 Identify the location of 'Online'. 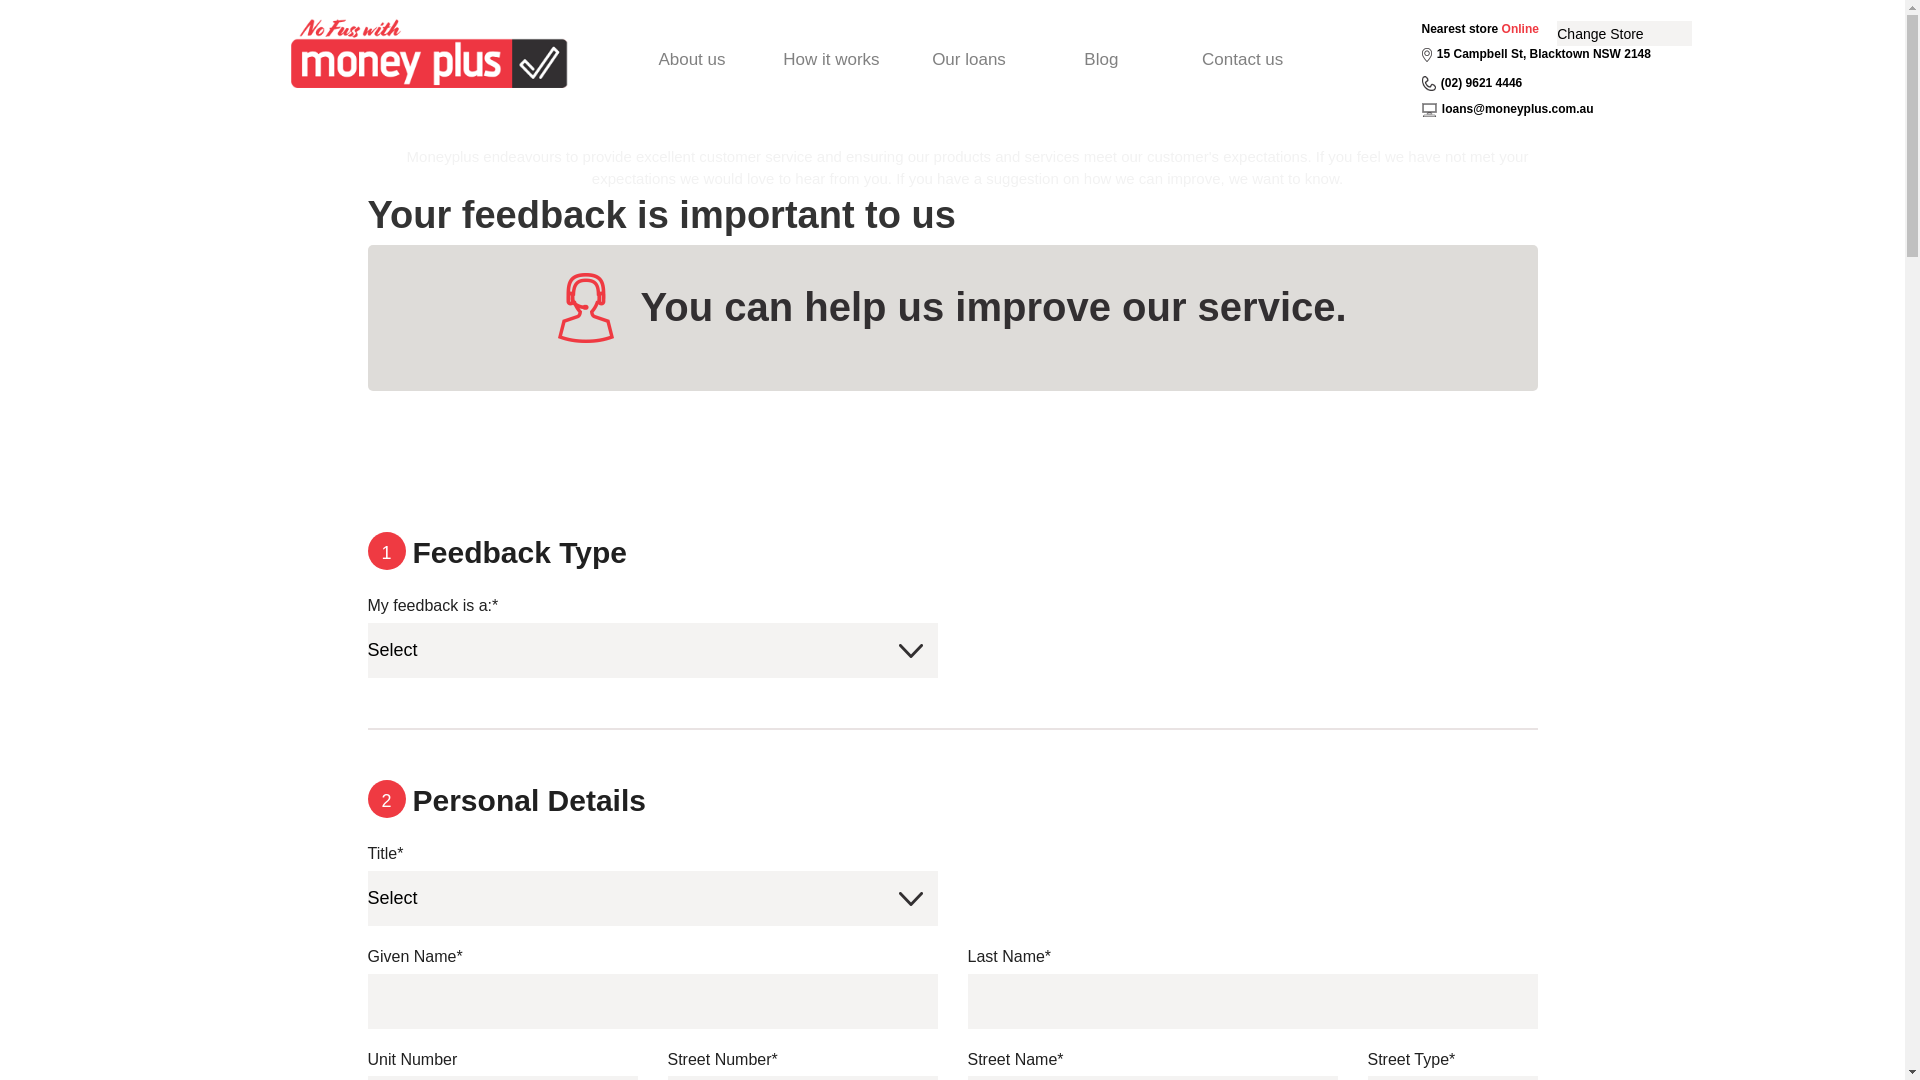
(1520, 29).